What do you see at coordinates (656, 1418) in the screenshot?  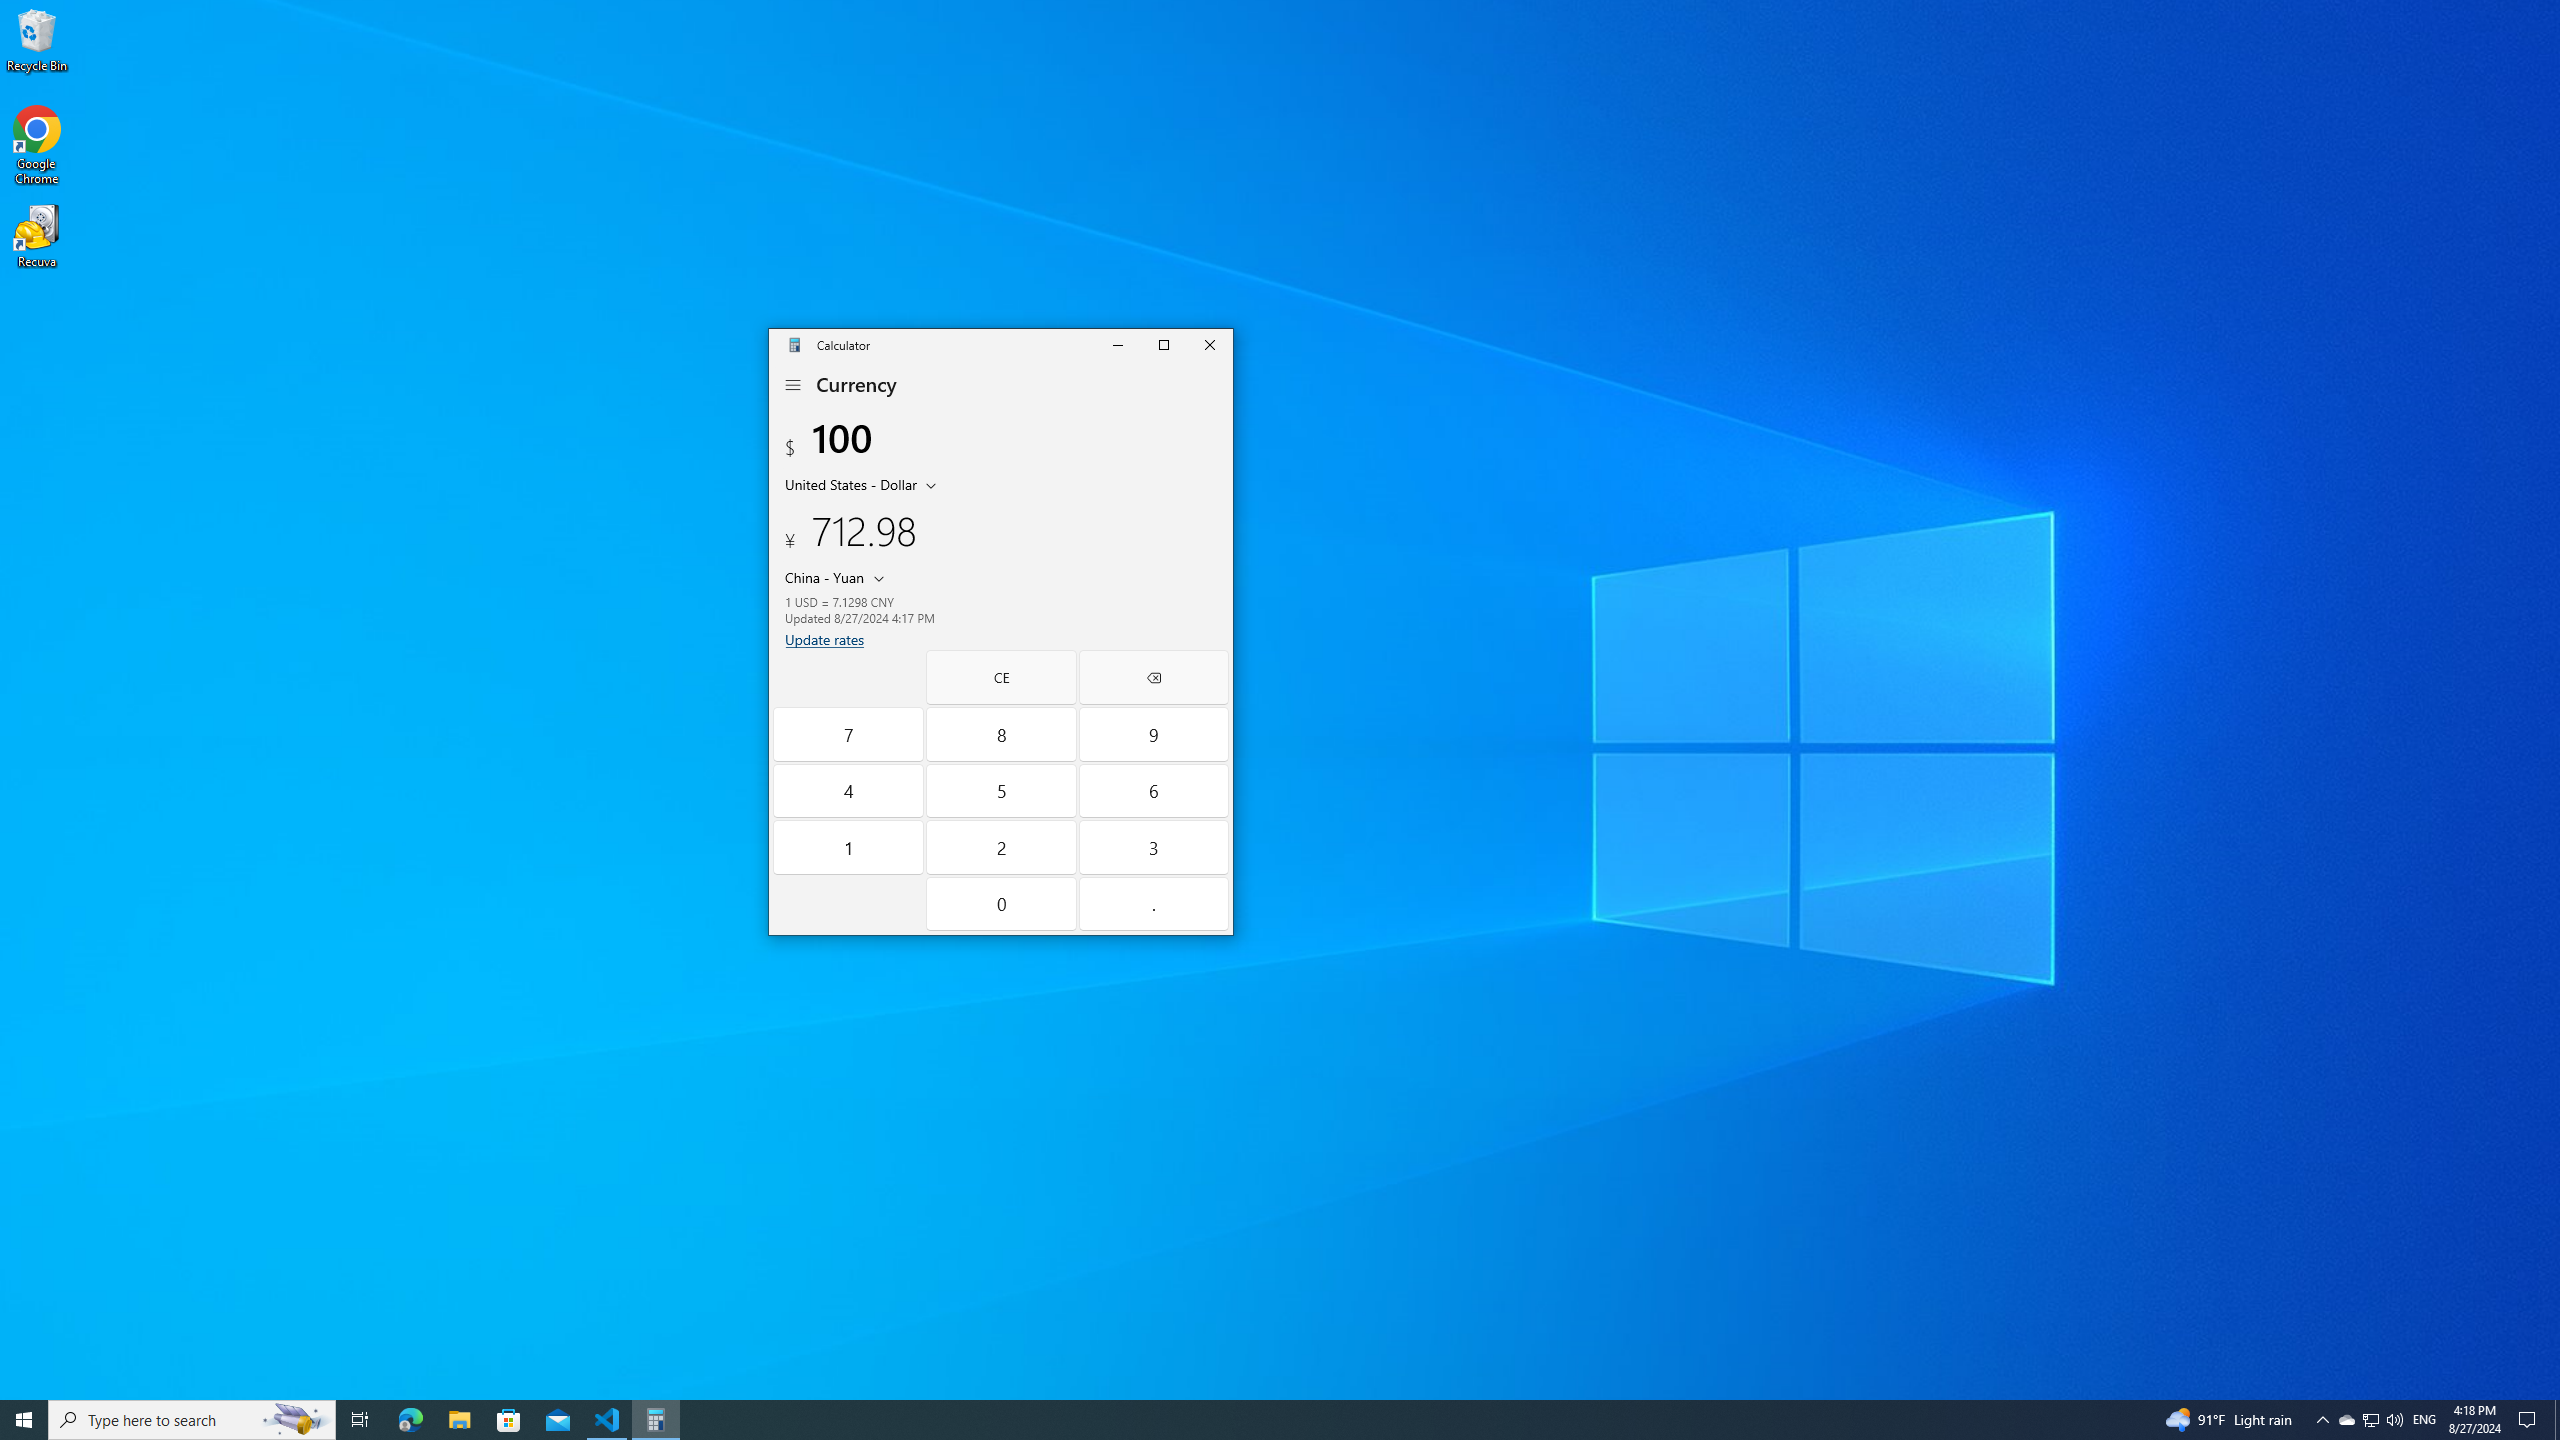 I see `'Calculator - 1 running window'` at bounding box center [656, 1418].